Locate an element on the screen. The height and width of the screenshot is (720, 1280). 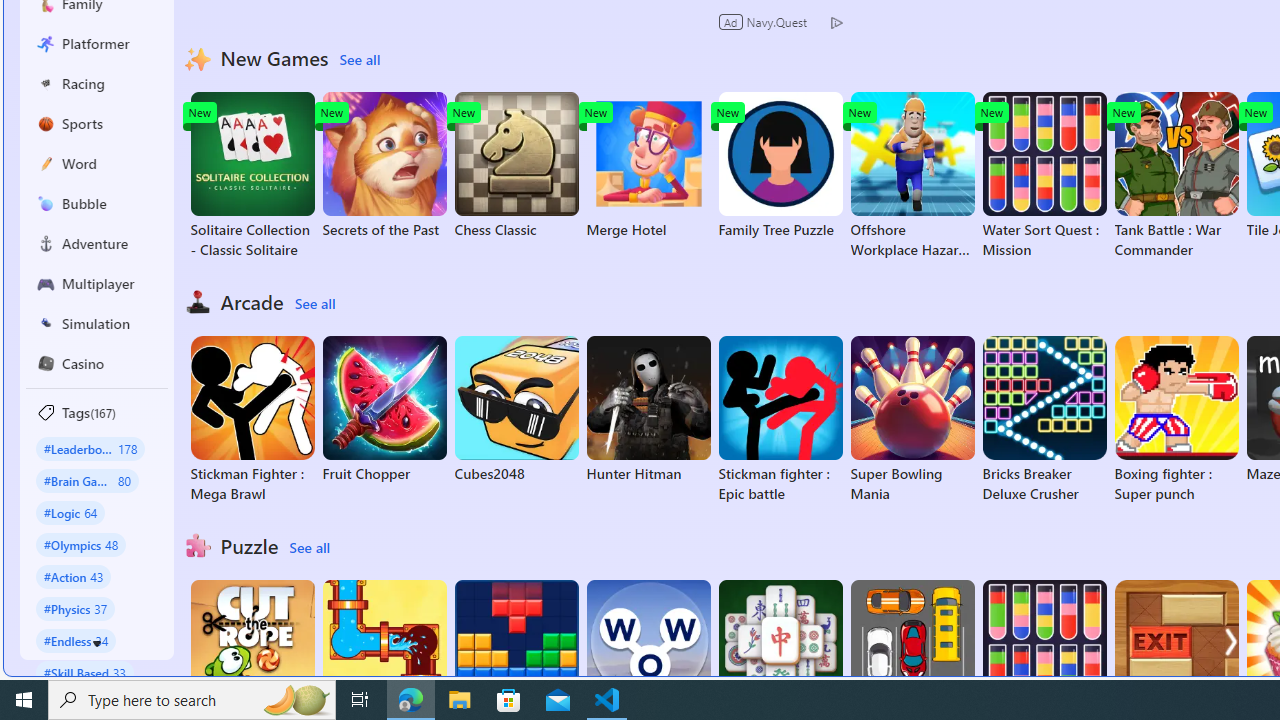
'Super Bowling Mania' is located at coordinates (911, 419).